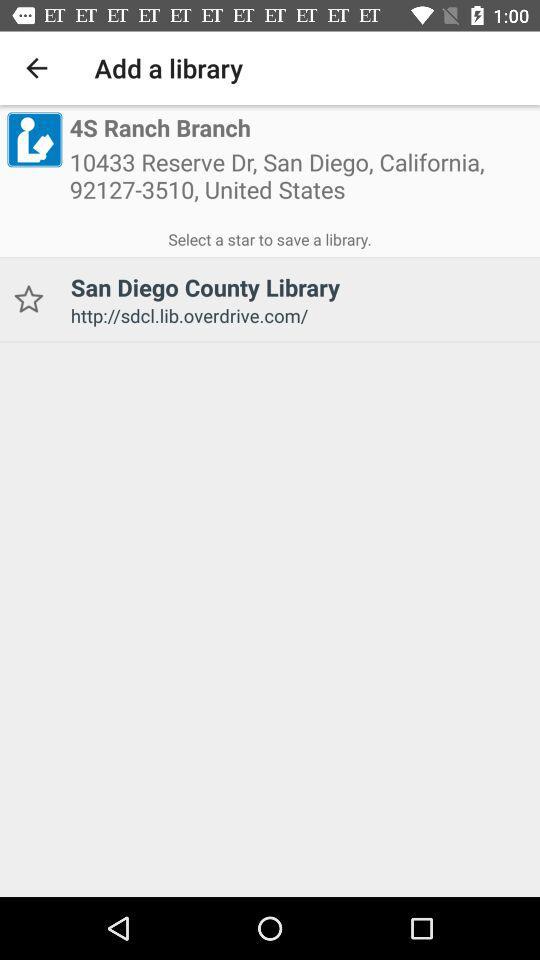 Image resolution: width=540 pixels, height=960 pixels. What do you see at coordinates (27, 298) in the screenshot?
I see `icon to the left of san diego county` at bounding box center [27, 298].